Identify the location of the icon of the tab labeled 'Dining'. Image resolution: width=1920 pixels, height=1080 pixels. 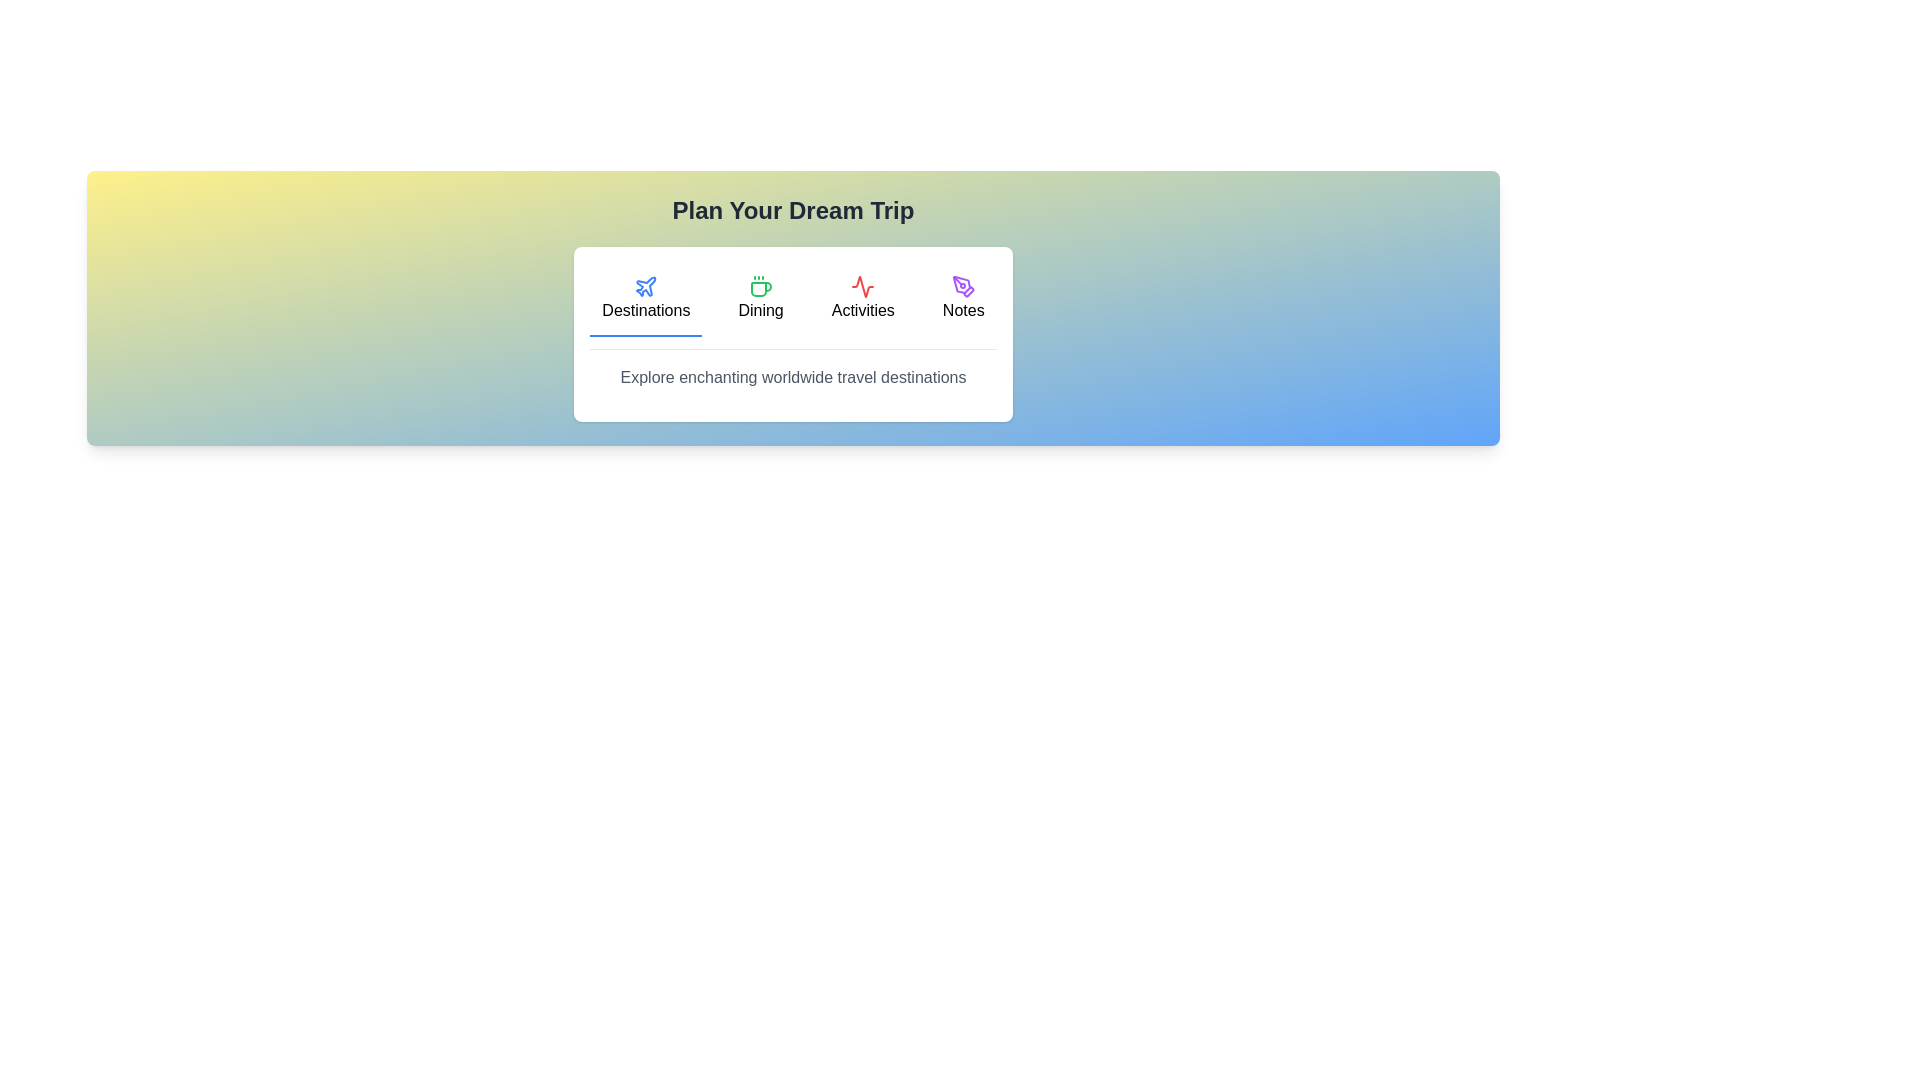
(760, 286).